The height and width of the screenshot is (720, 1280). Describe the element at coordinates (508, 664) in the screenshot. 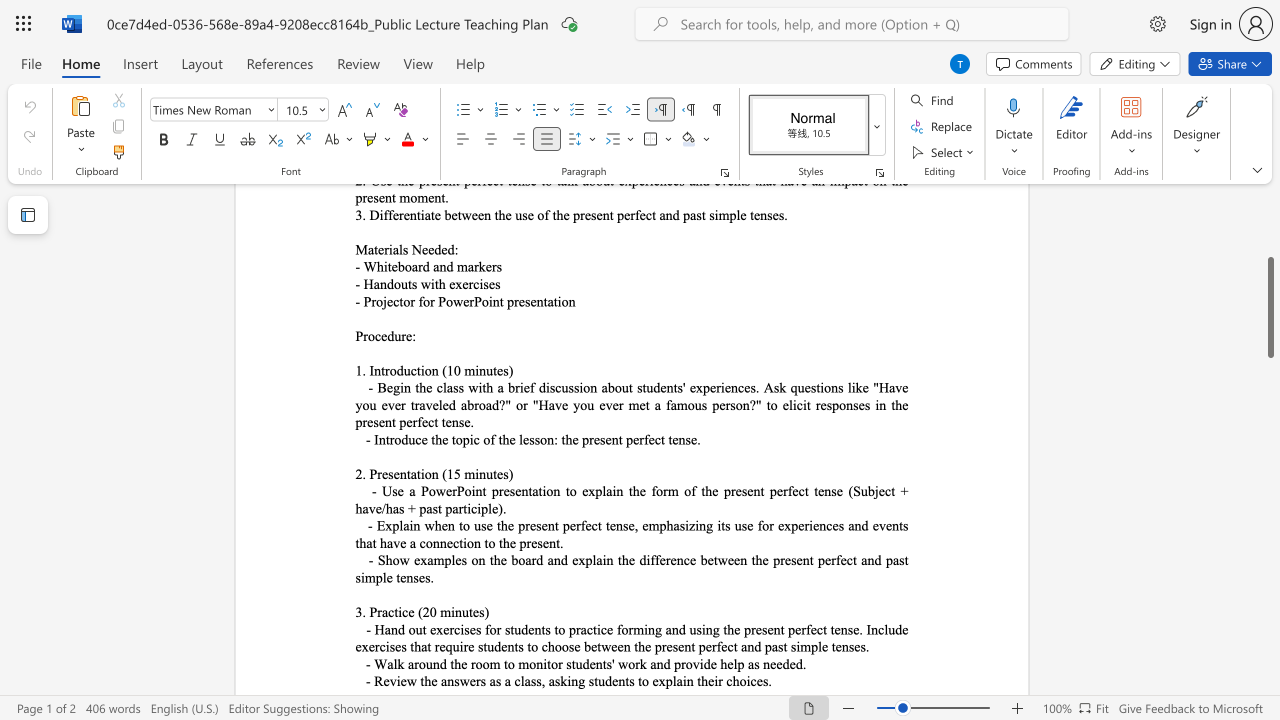

I see `the space between the continuous character "t" and "o" in the text` at that location.